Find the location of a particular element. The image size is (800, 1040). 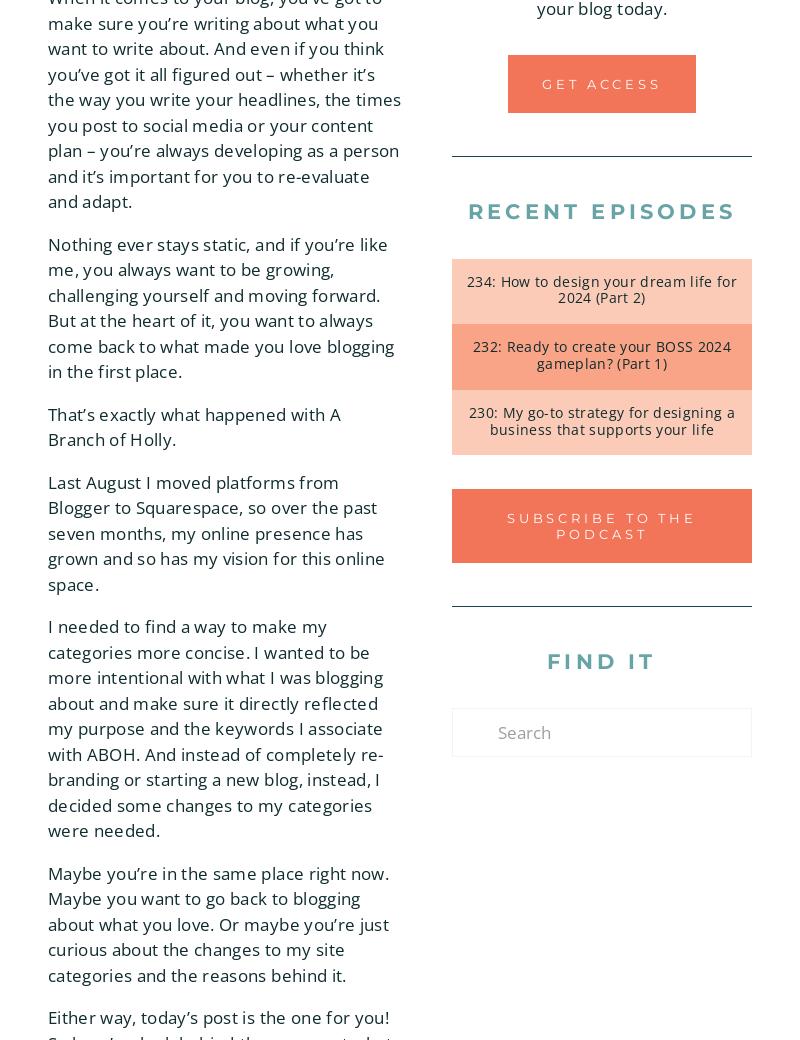

'Maybe you’re in the same place right now. Maybe you want to go back to blogging about what you love. Or maybe you’re just curious about the changes to my site categories and the reasons behind it.' is located at coordinates (218, 923).